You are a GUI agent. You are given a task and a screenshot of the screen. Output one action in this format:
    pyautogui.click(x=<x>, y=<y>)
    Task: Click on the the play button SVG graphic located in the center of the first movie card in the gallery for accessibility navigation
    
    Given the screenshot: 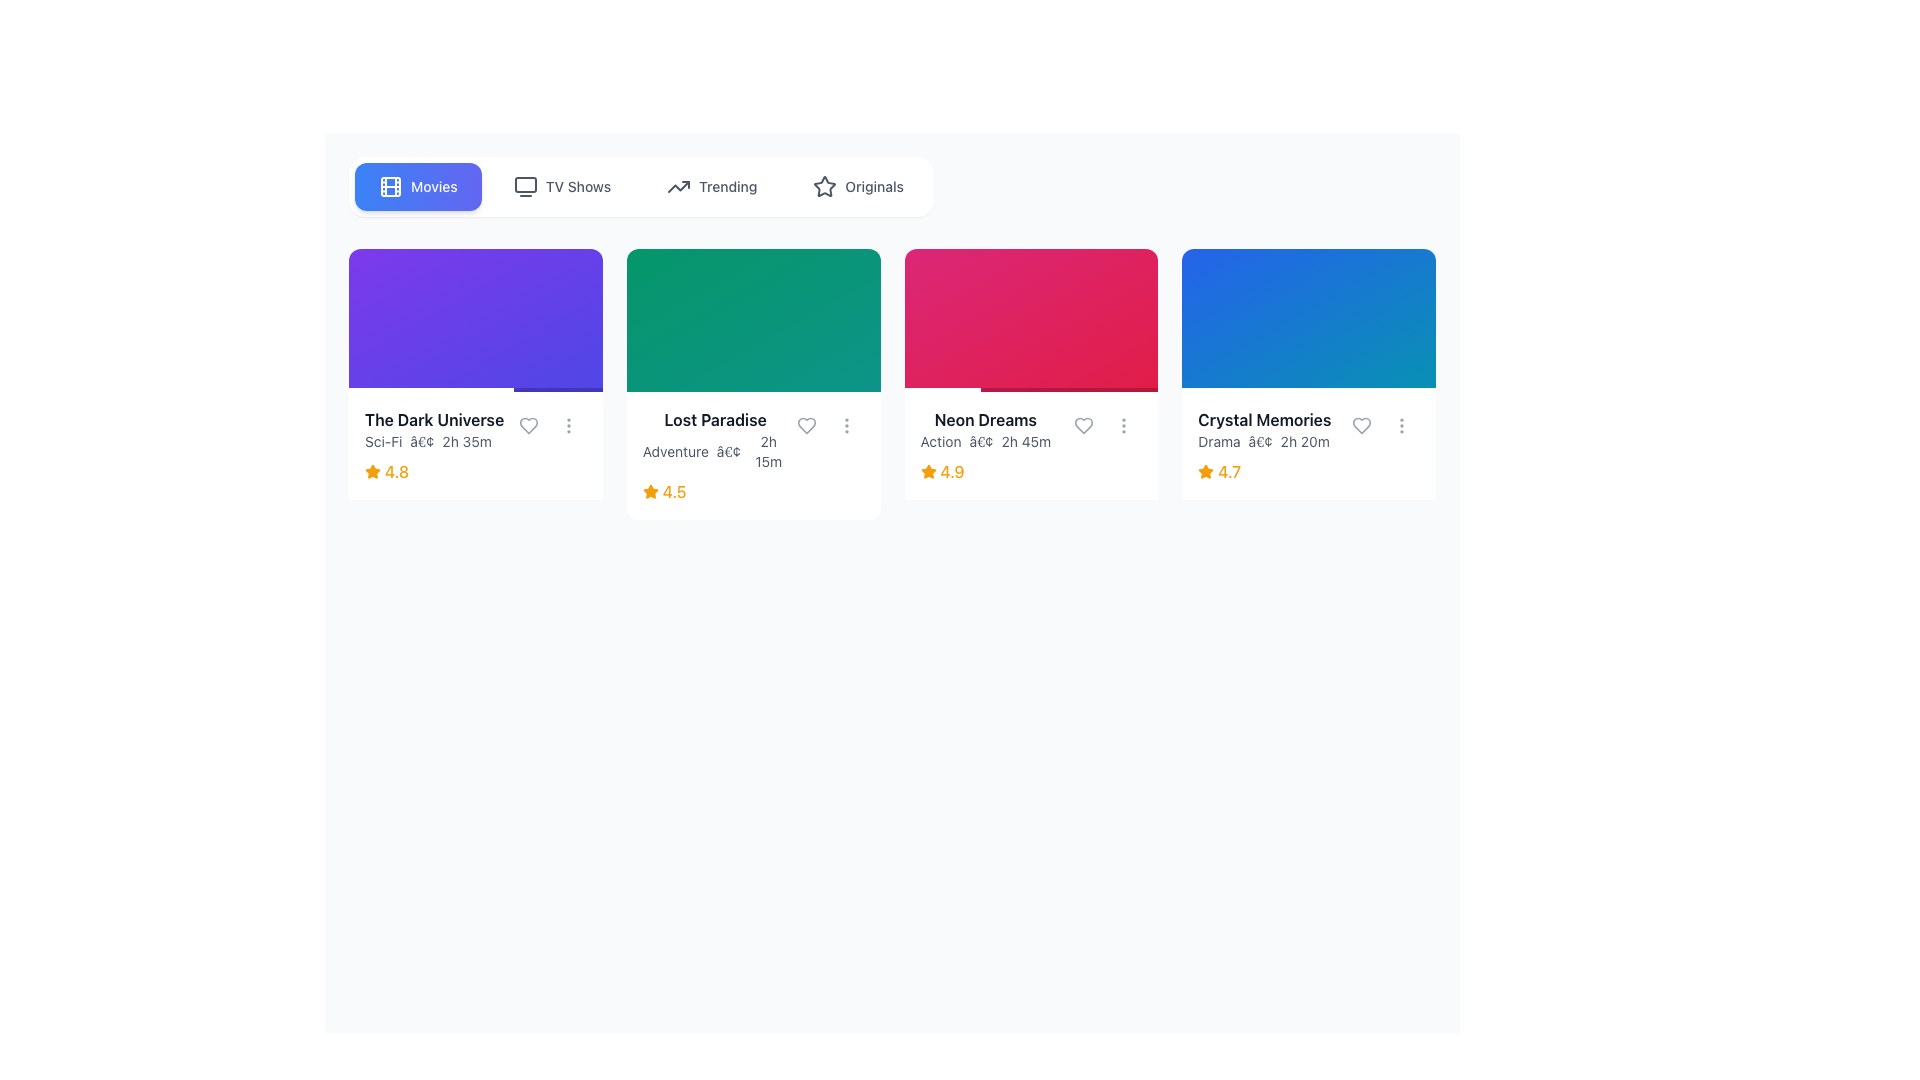 What is the action you would take?
    pyautogui.click(x=477, y=319)
    